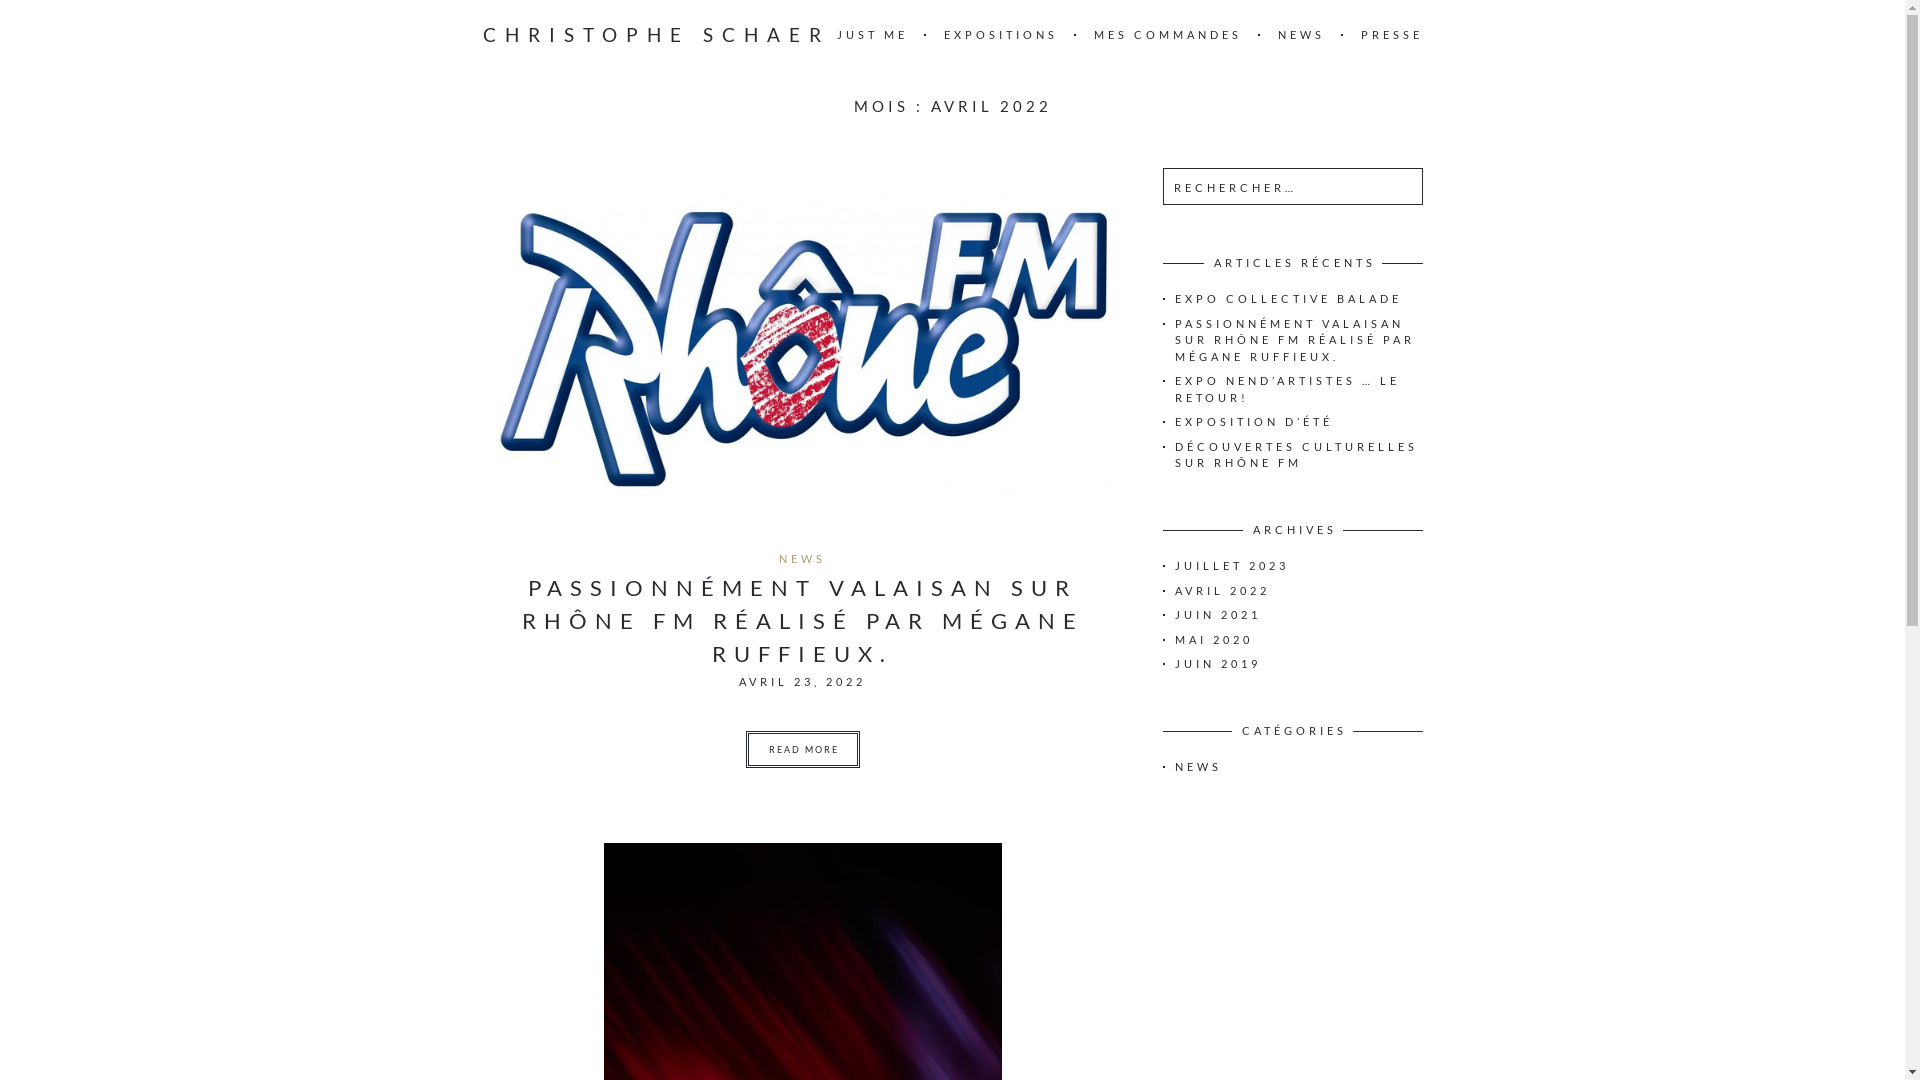 The width and height of the screenshot is (1920, 1080). Describe the element at coordinates (1167, 34) in the screenshot. I see `'MES COMMANDES'` at that location.